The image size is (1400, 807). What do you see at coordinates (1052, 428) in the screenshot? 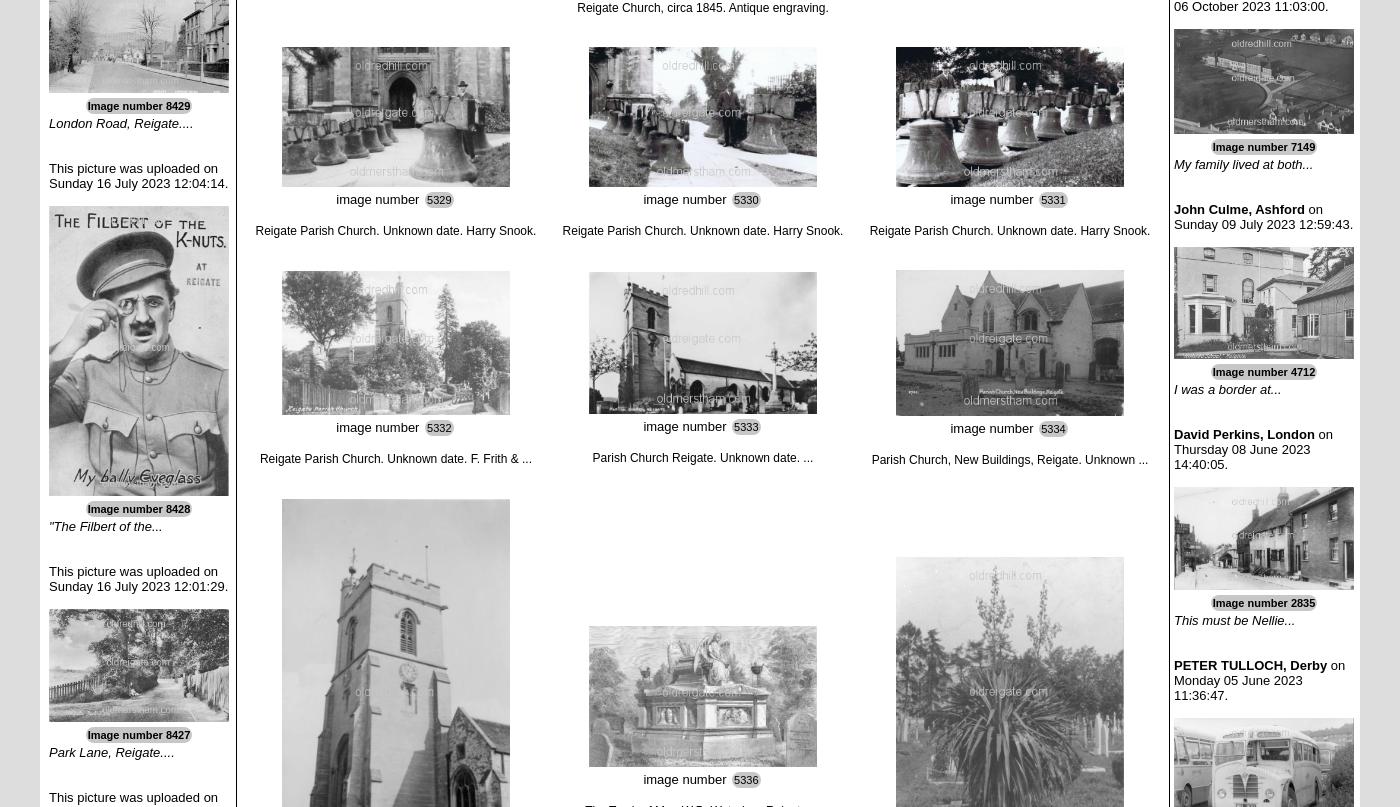
I see `'5334'` at bounding box center [1052, 428].